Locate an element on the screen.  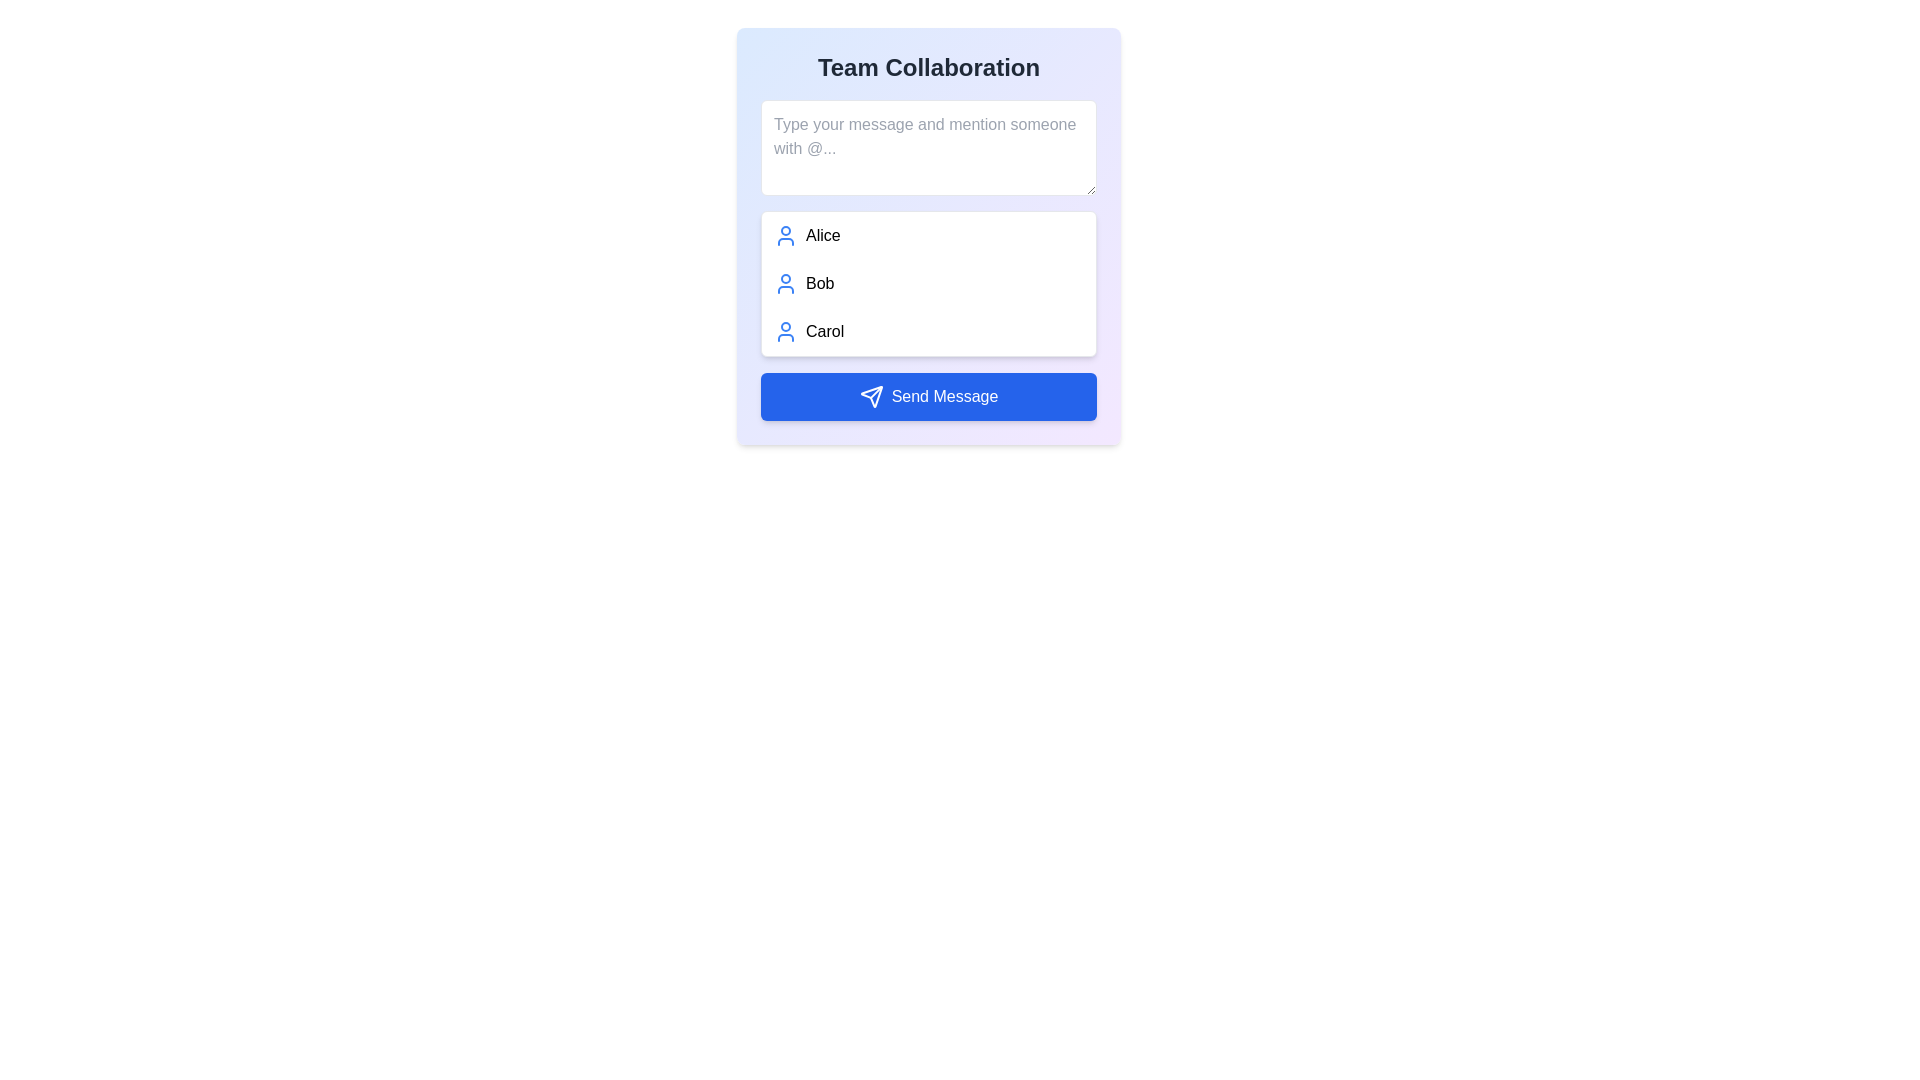
the blue user icon (SVG) located in the third entry of the vertically stacked list, positioned to the left of the text 'Carol' is located at coordinates (785, 330).